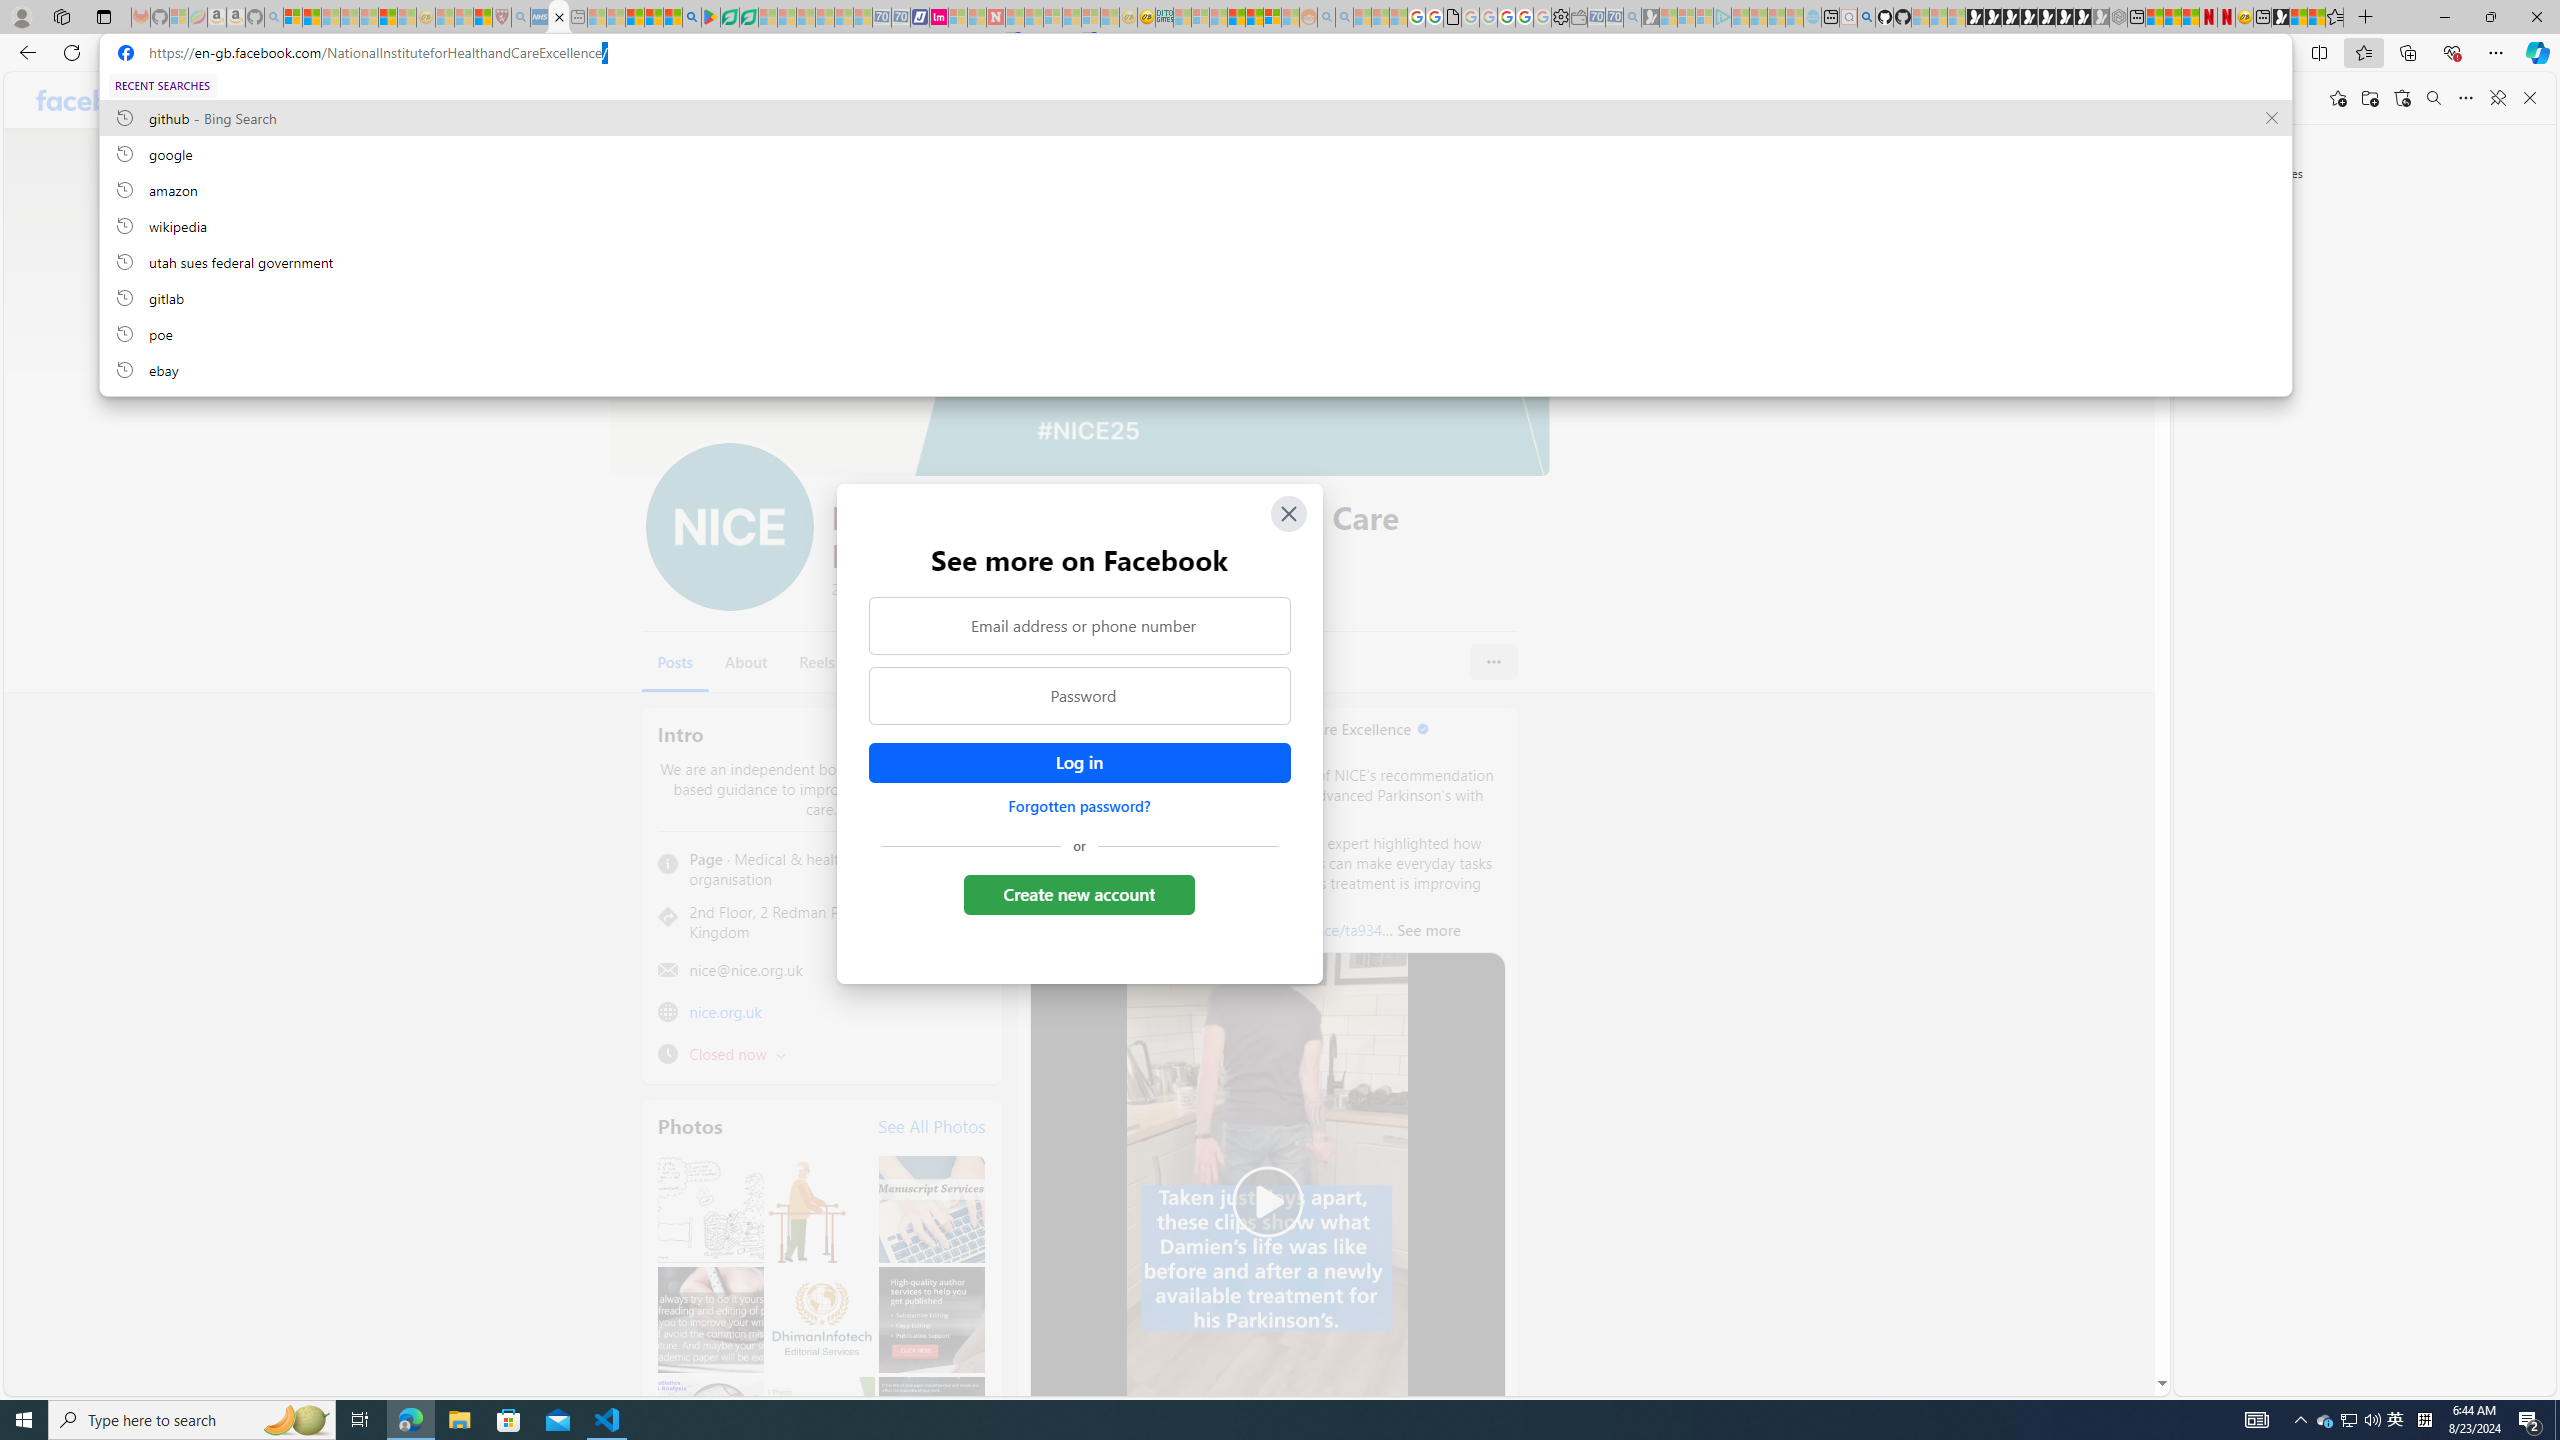 The height and width of the screenshot is (1440, 2560). I want to click on 'Latest Politics News & Archive | Newsweek.com - Sleeping', so click(994, 16).